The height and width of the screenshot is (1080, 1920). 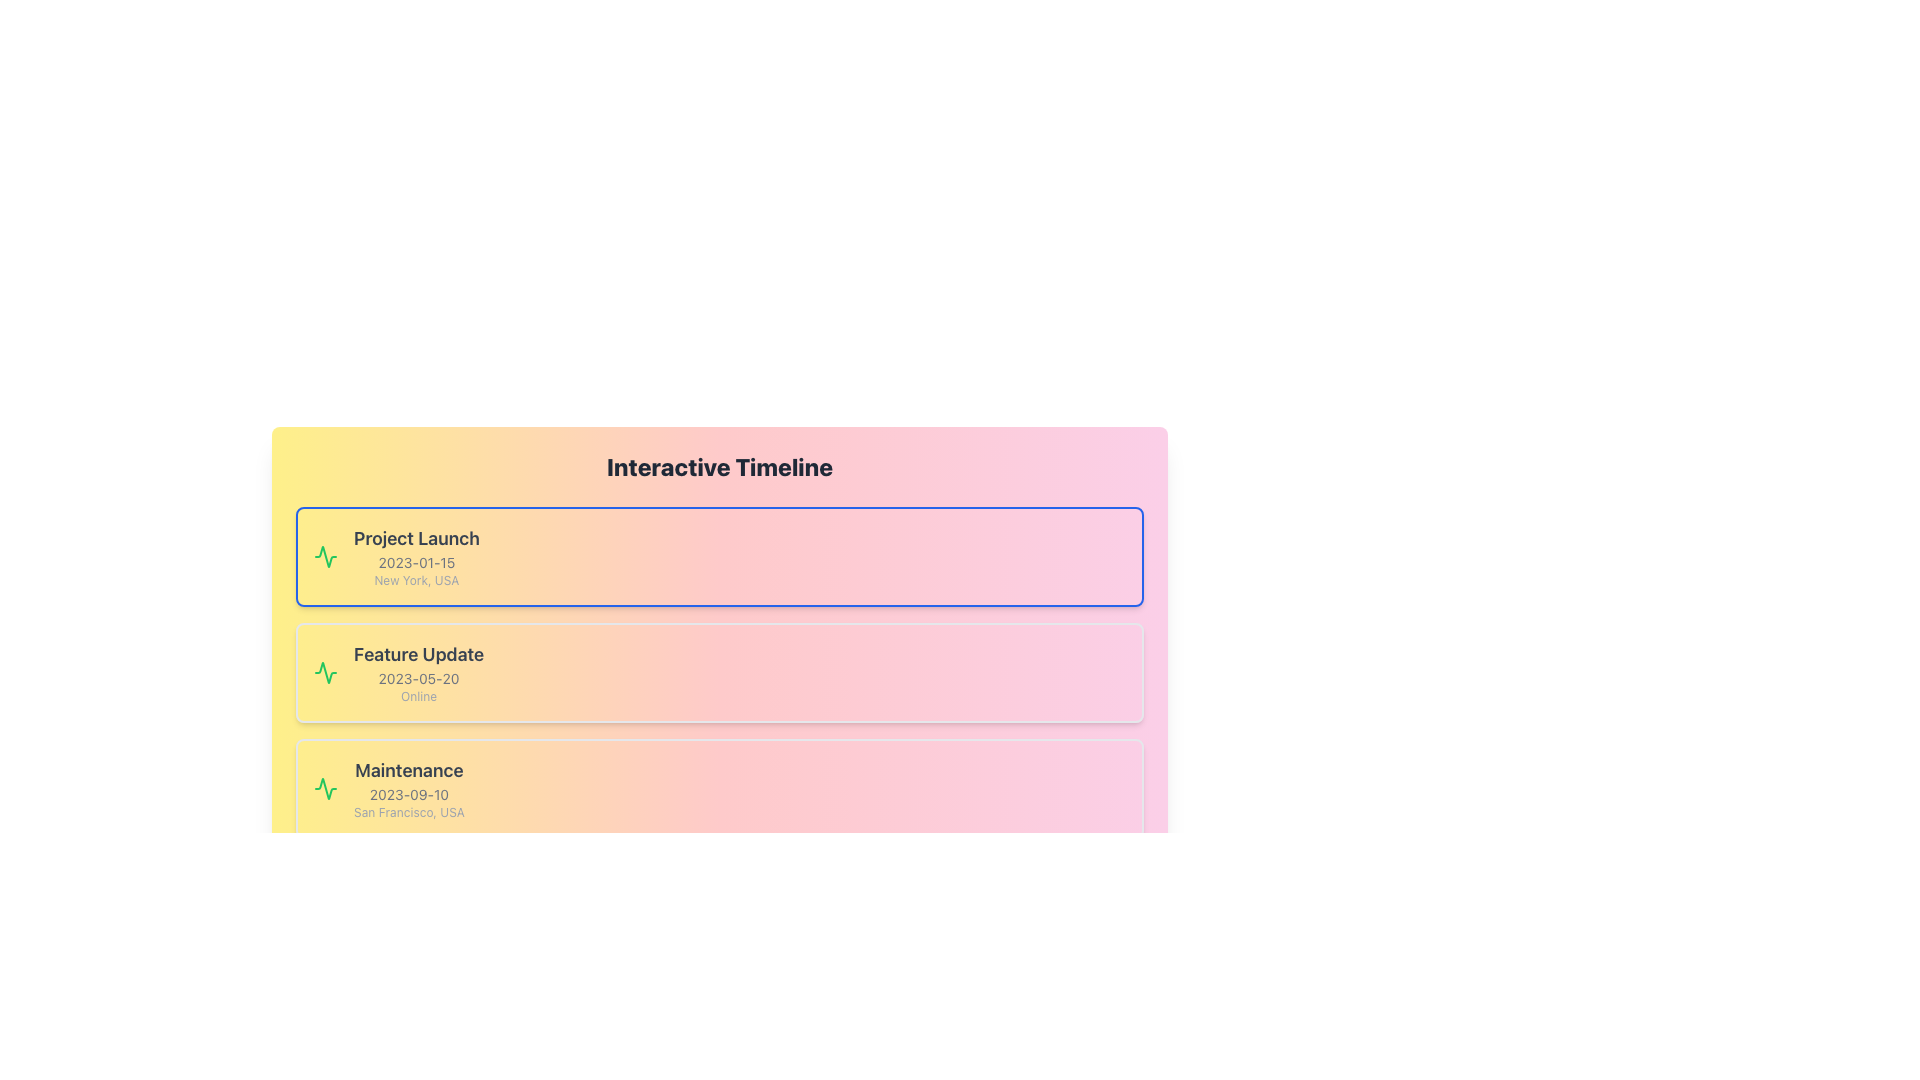 I want to click on the label displaying the date '2023-09-10' located in the 'Maintenance' section, positioned between the 'Maintenance' title and 'San Francisco, USA' location text, so click(x=408, y=793).